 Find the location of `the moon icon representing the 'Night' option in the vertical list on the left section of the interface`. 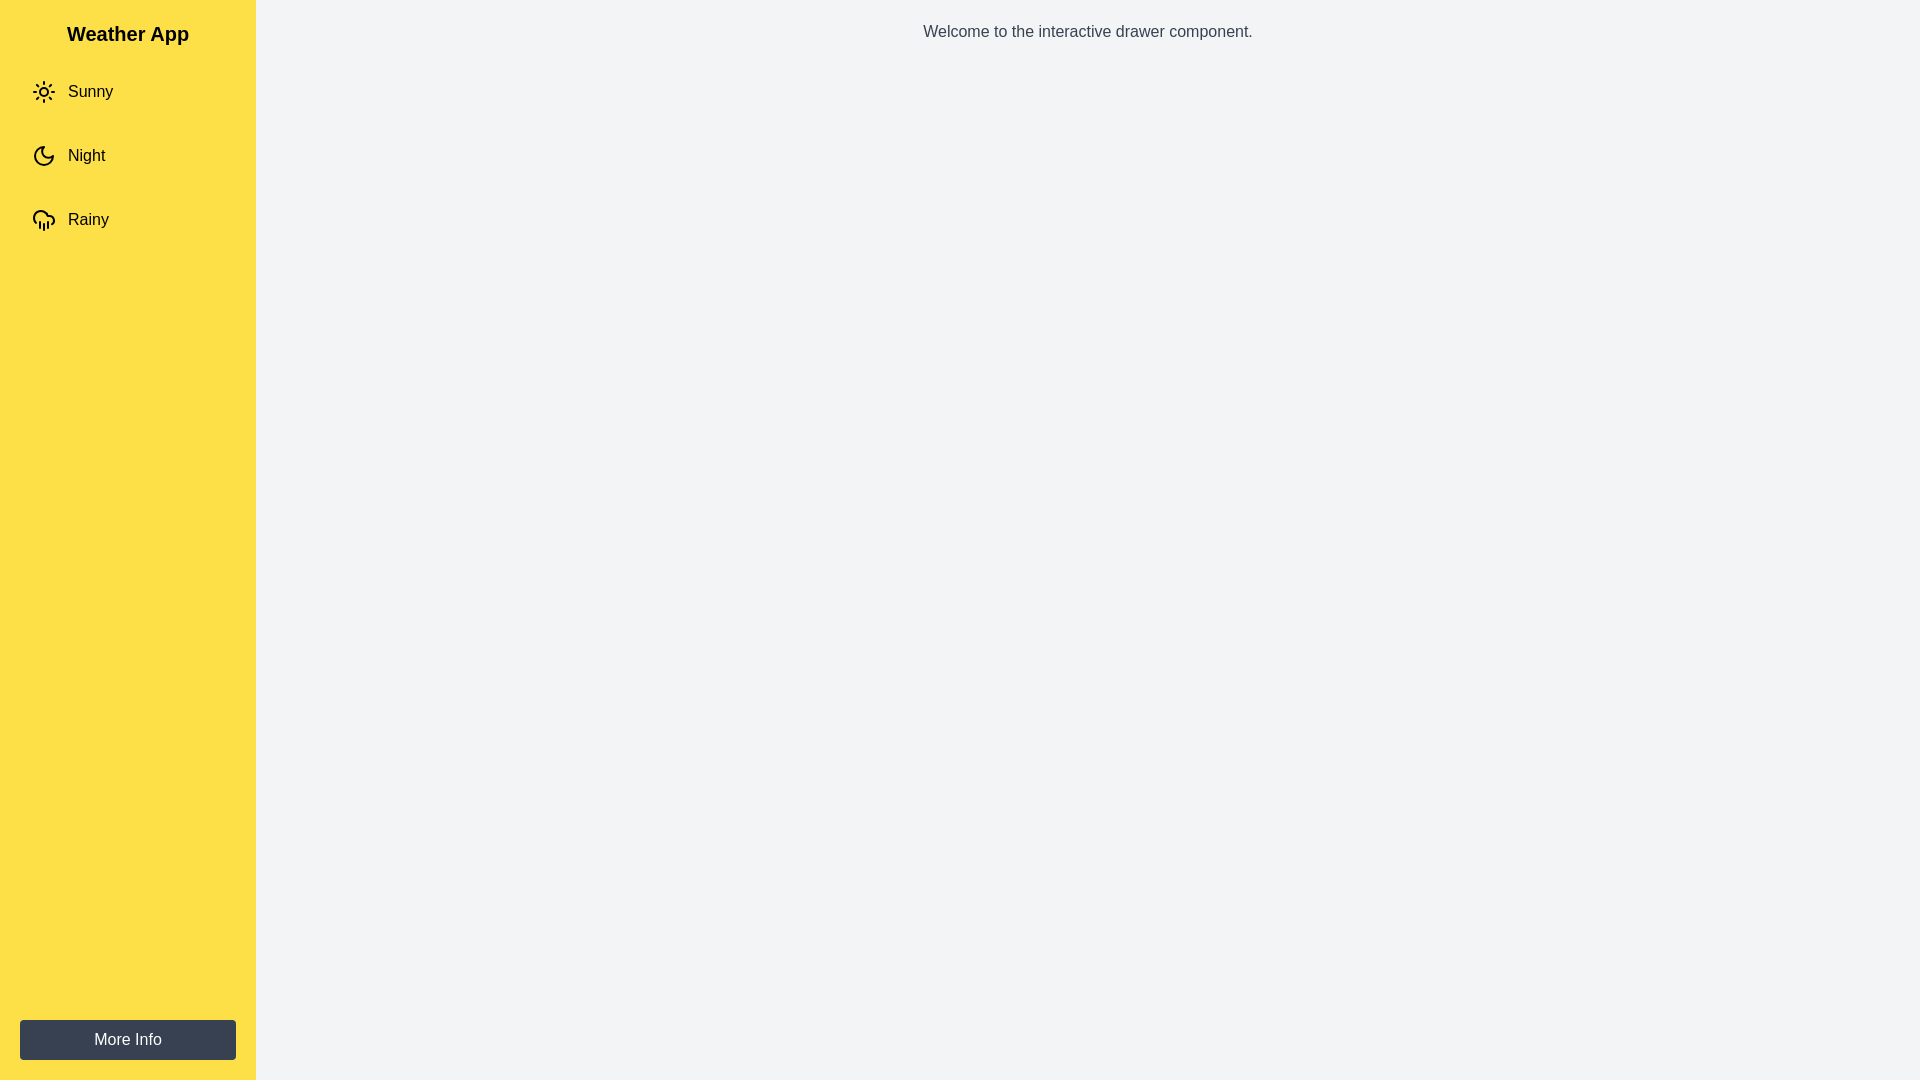

the moon icon representing the 'Night' option in the vertical list on the left section of the interface is located at coordinates (43, 154).